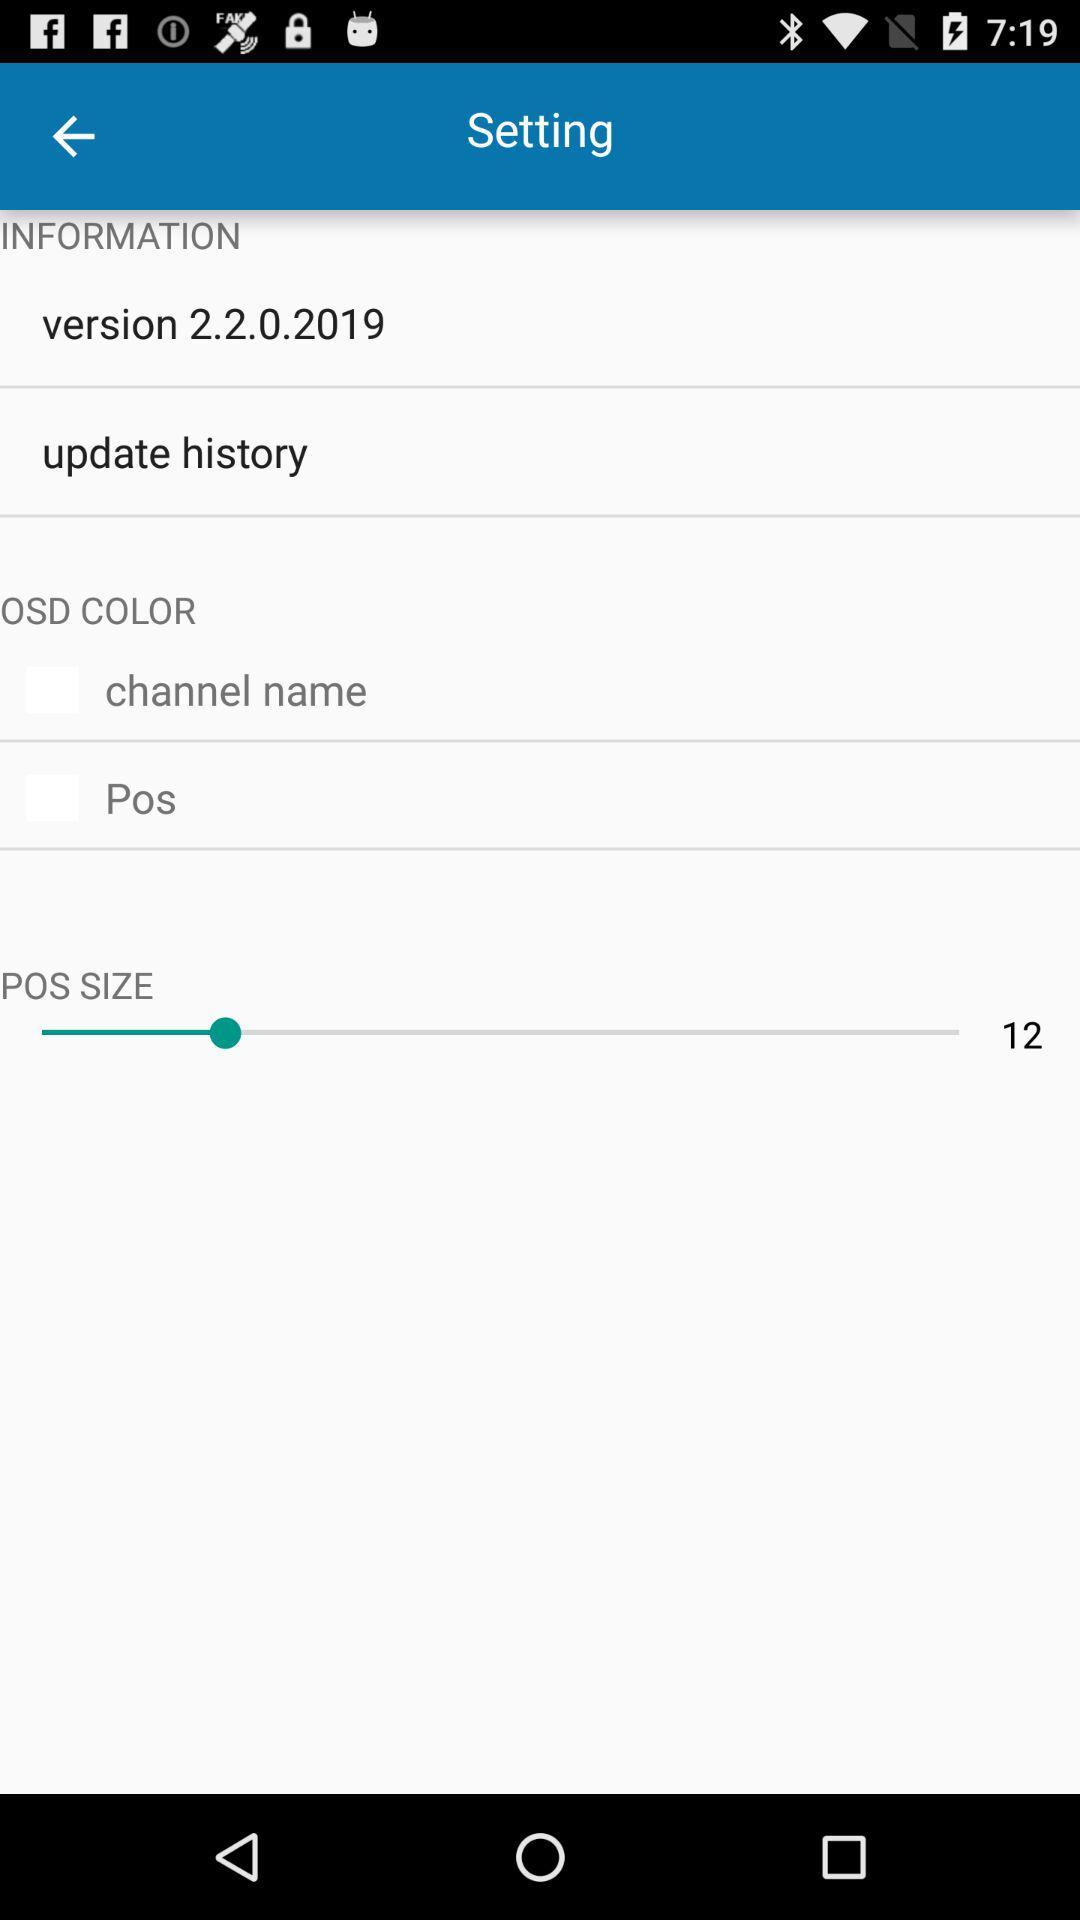 Image resolution: width=1080 pixels, height=1920 pixels. Describe the element at coordinates (579, 686) in the screenshot. I see `the channel name item` at that location.